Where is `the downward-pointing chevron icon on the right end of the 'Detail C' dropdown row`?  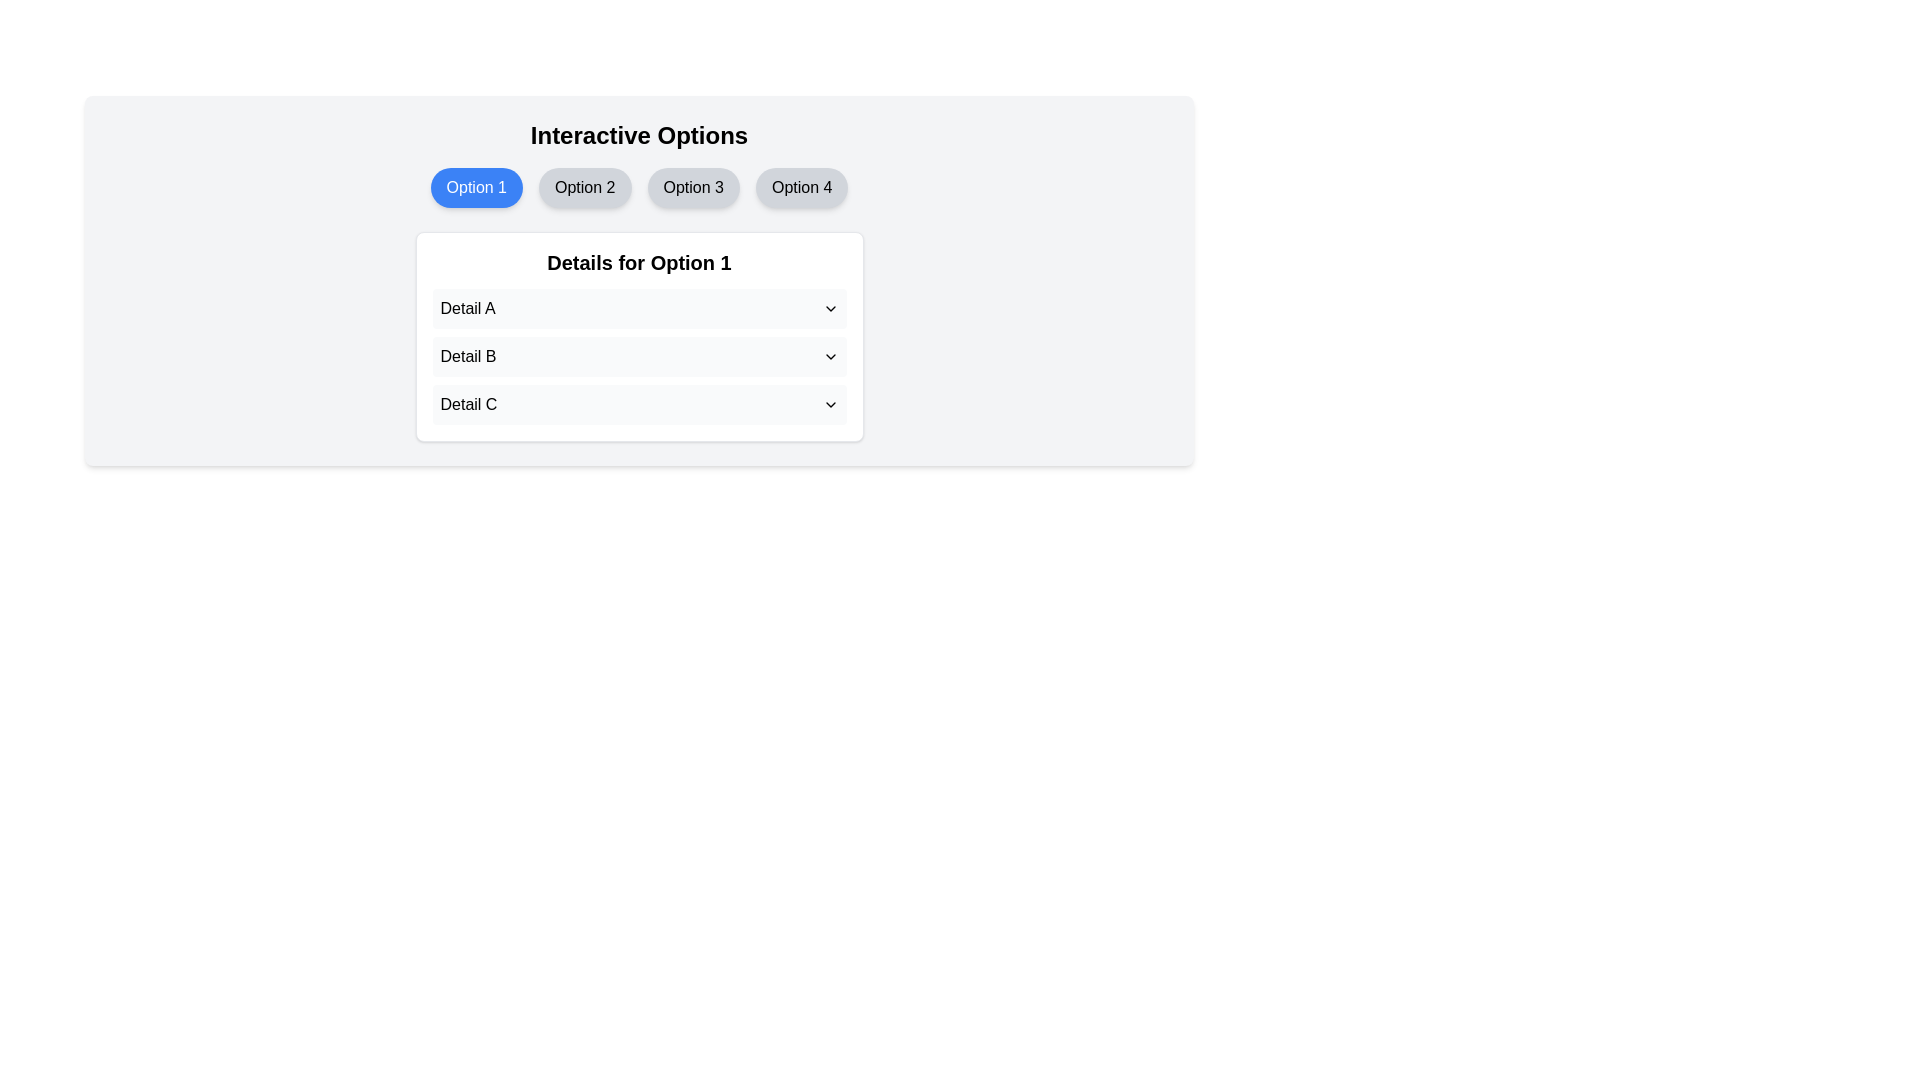 the downward-pointing chevron icon on the right end of the 'Detail C' dropdown row is located at coordinates (830, 405).